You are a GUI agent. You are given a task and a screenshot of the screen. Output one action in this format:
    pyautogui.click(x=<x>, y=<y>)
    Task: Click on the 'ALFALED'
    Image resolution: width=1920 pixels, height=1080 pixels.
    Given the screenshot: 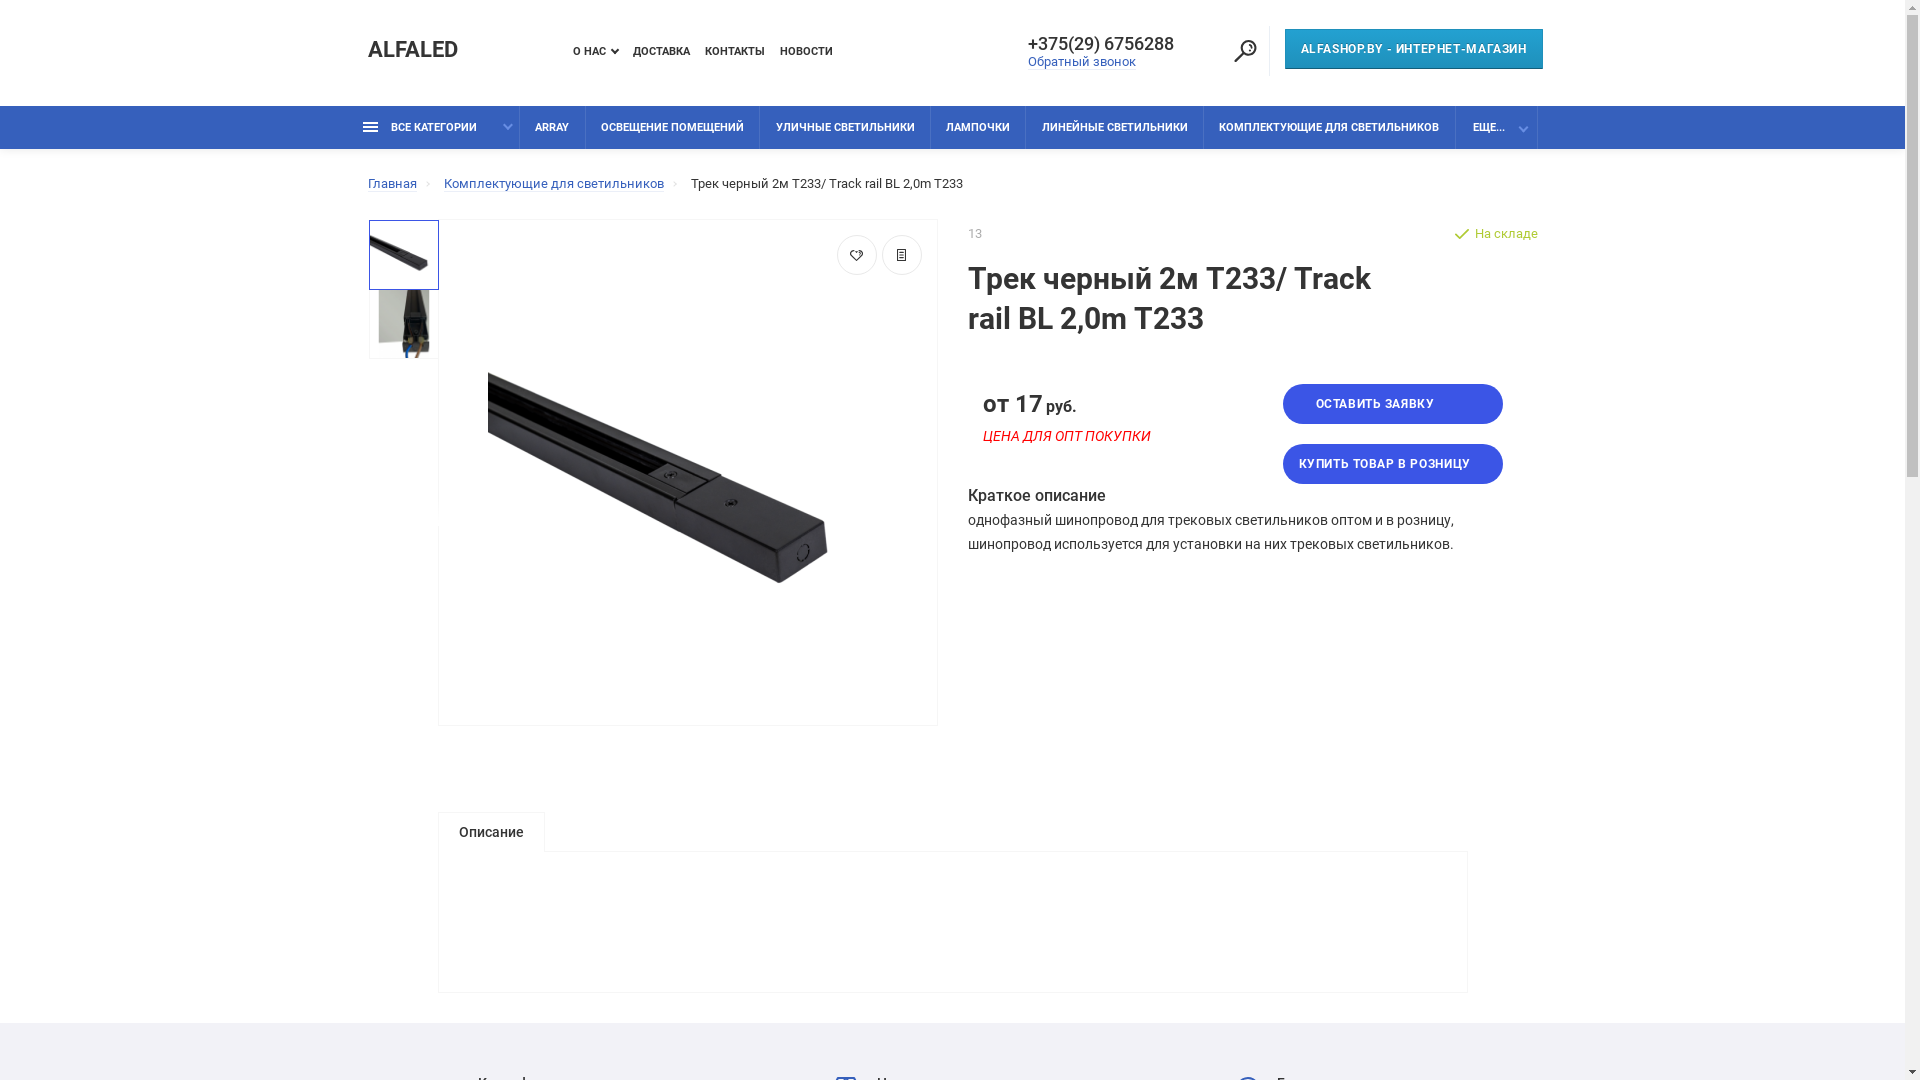 What is the action you would take?
    pyautogui.click(x=411, y=49)
    